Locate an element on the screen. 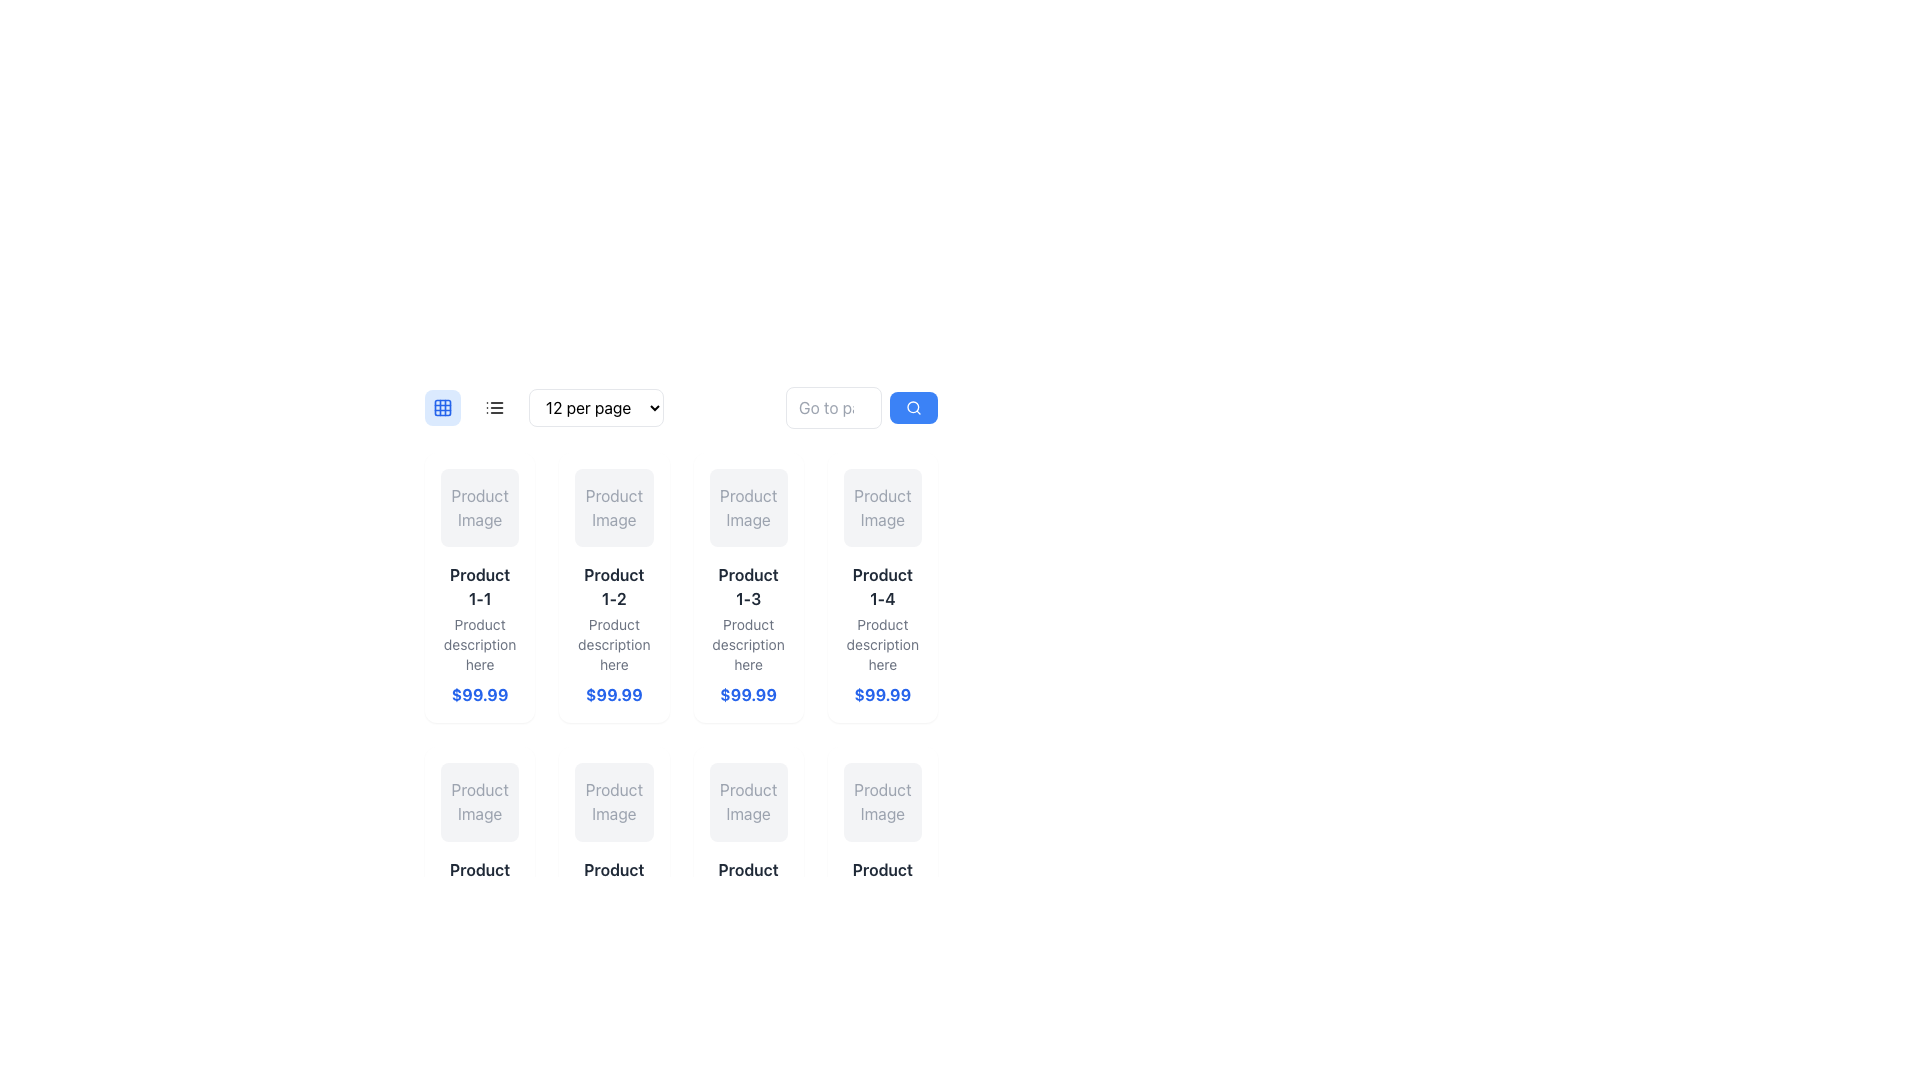 The width and height of the screenshot is (1920, 1080). static text label displaying 'Product 1-2', which is bold and dark gray, located in the second column of the product card layout, positioned directly below the placeholder image is located at coordinates (613, 586).